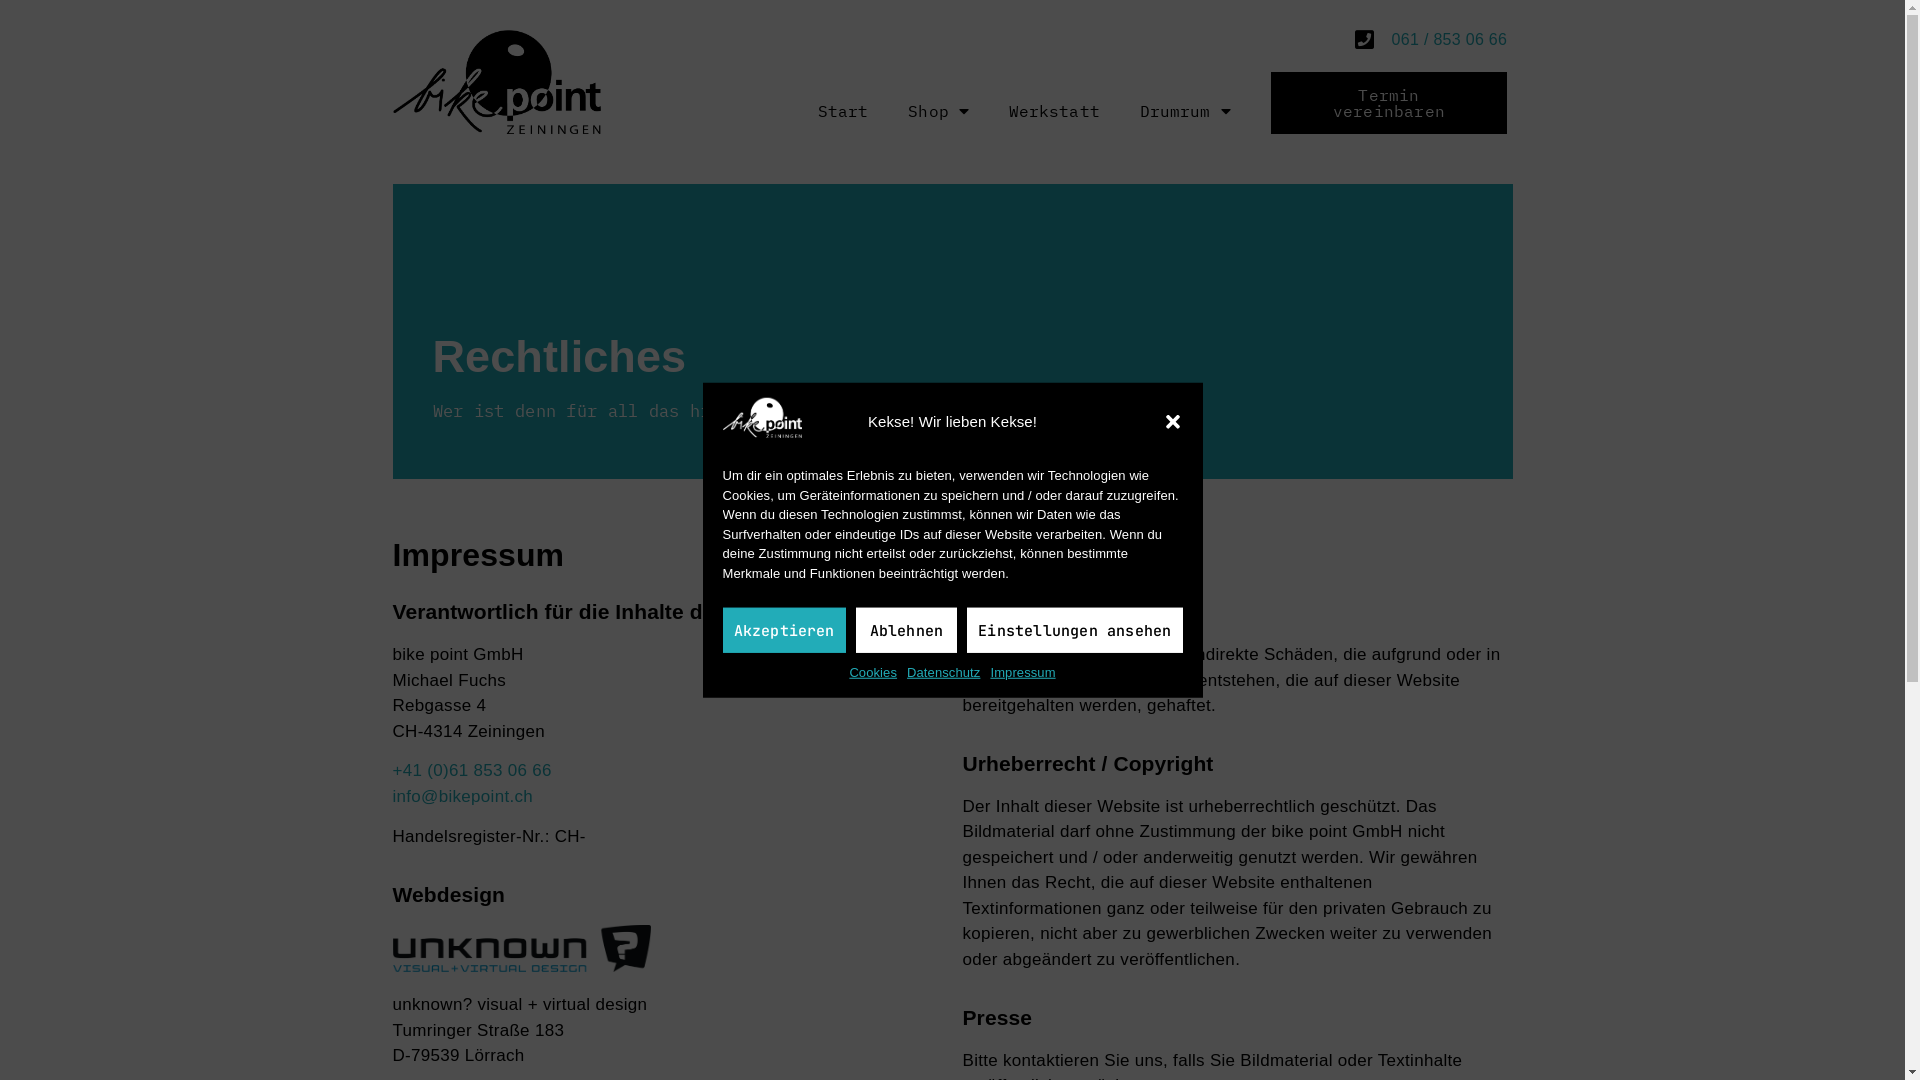  Describe the element at coordinates (937, 111) in the screenshot. I see `'Shop'` at that location.